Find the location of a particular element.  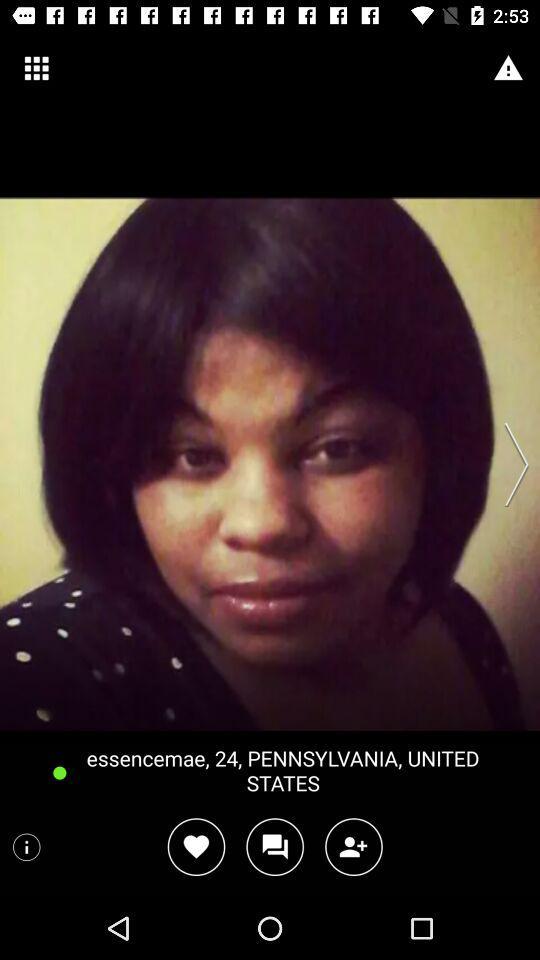

the item on the right is located at coordinates (510, 464).